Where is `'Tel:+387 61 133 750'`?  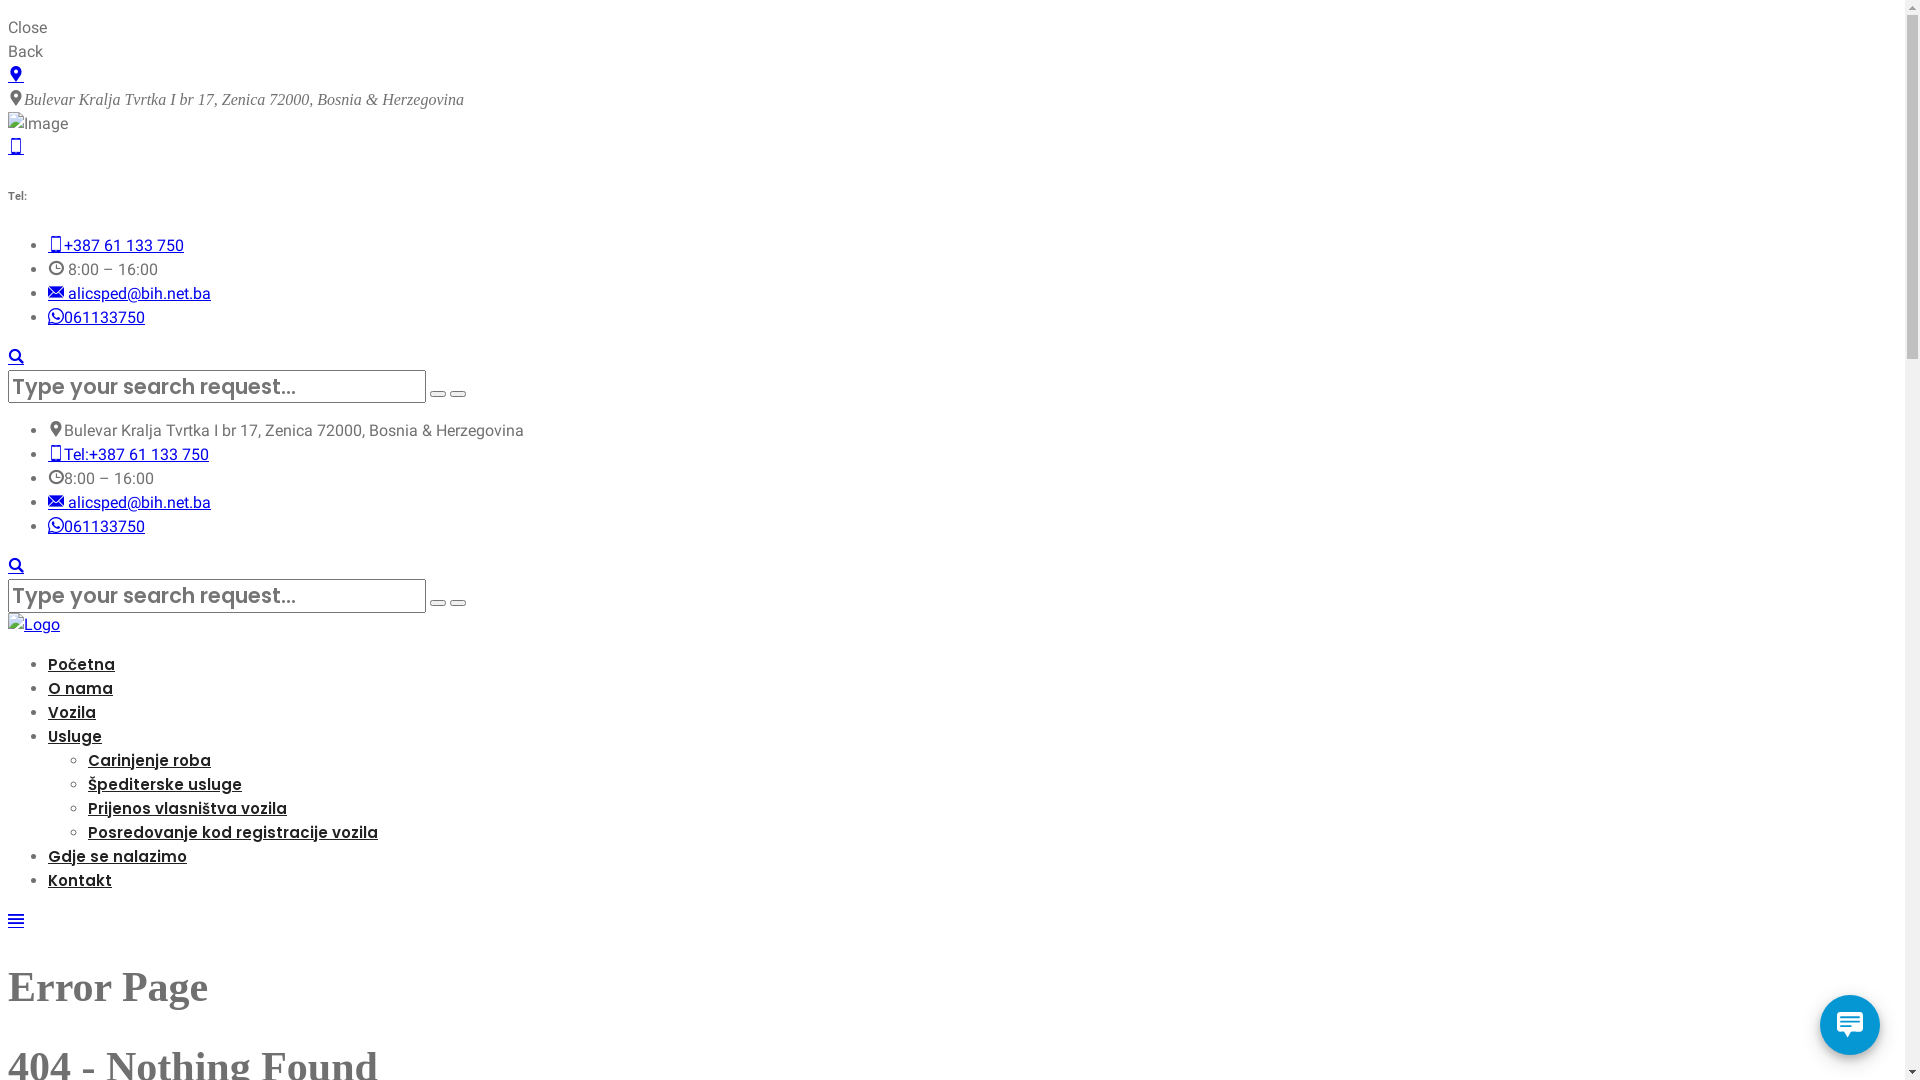
'Tel:+387 61 133 750' is located at coordinates (127, 454).